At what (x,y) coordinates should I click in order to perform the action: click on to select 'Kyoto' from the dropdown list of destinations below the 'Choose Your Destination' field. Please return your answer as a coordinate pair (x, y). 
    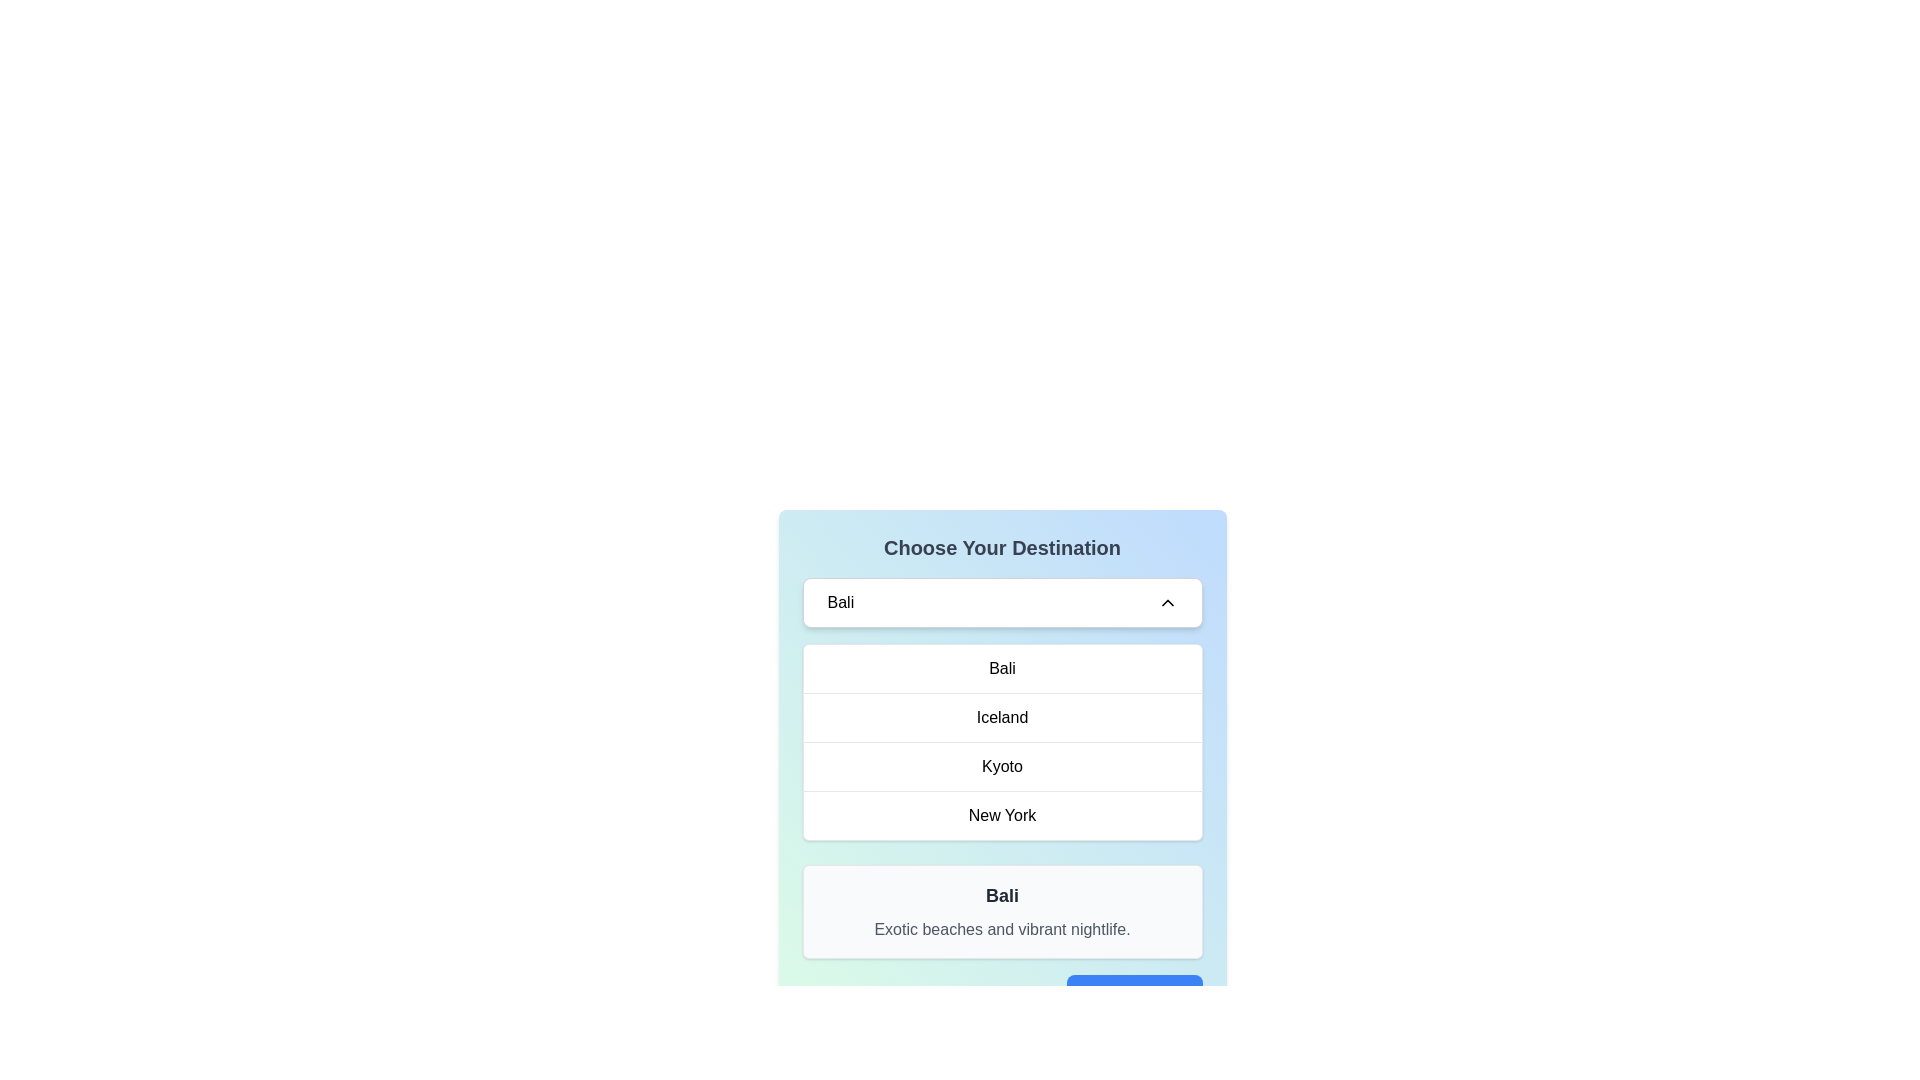
    Looking at the image, I should click on (1002, 773).